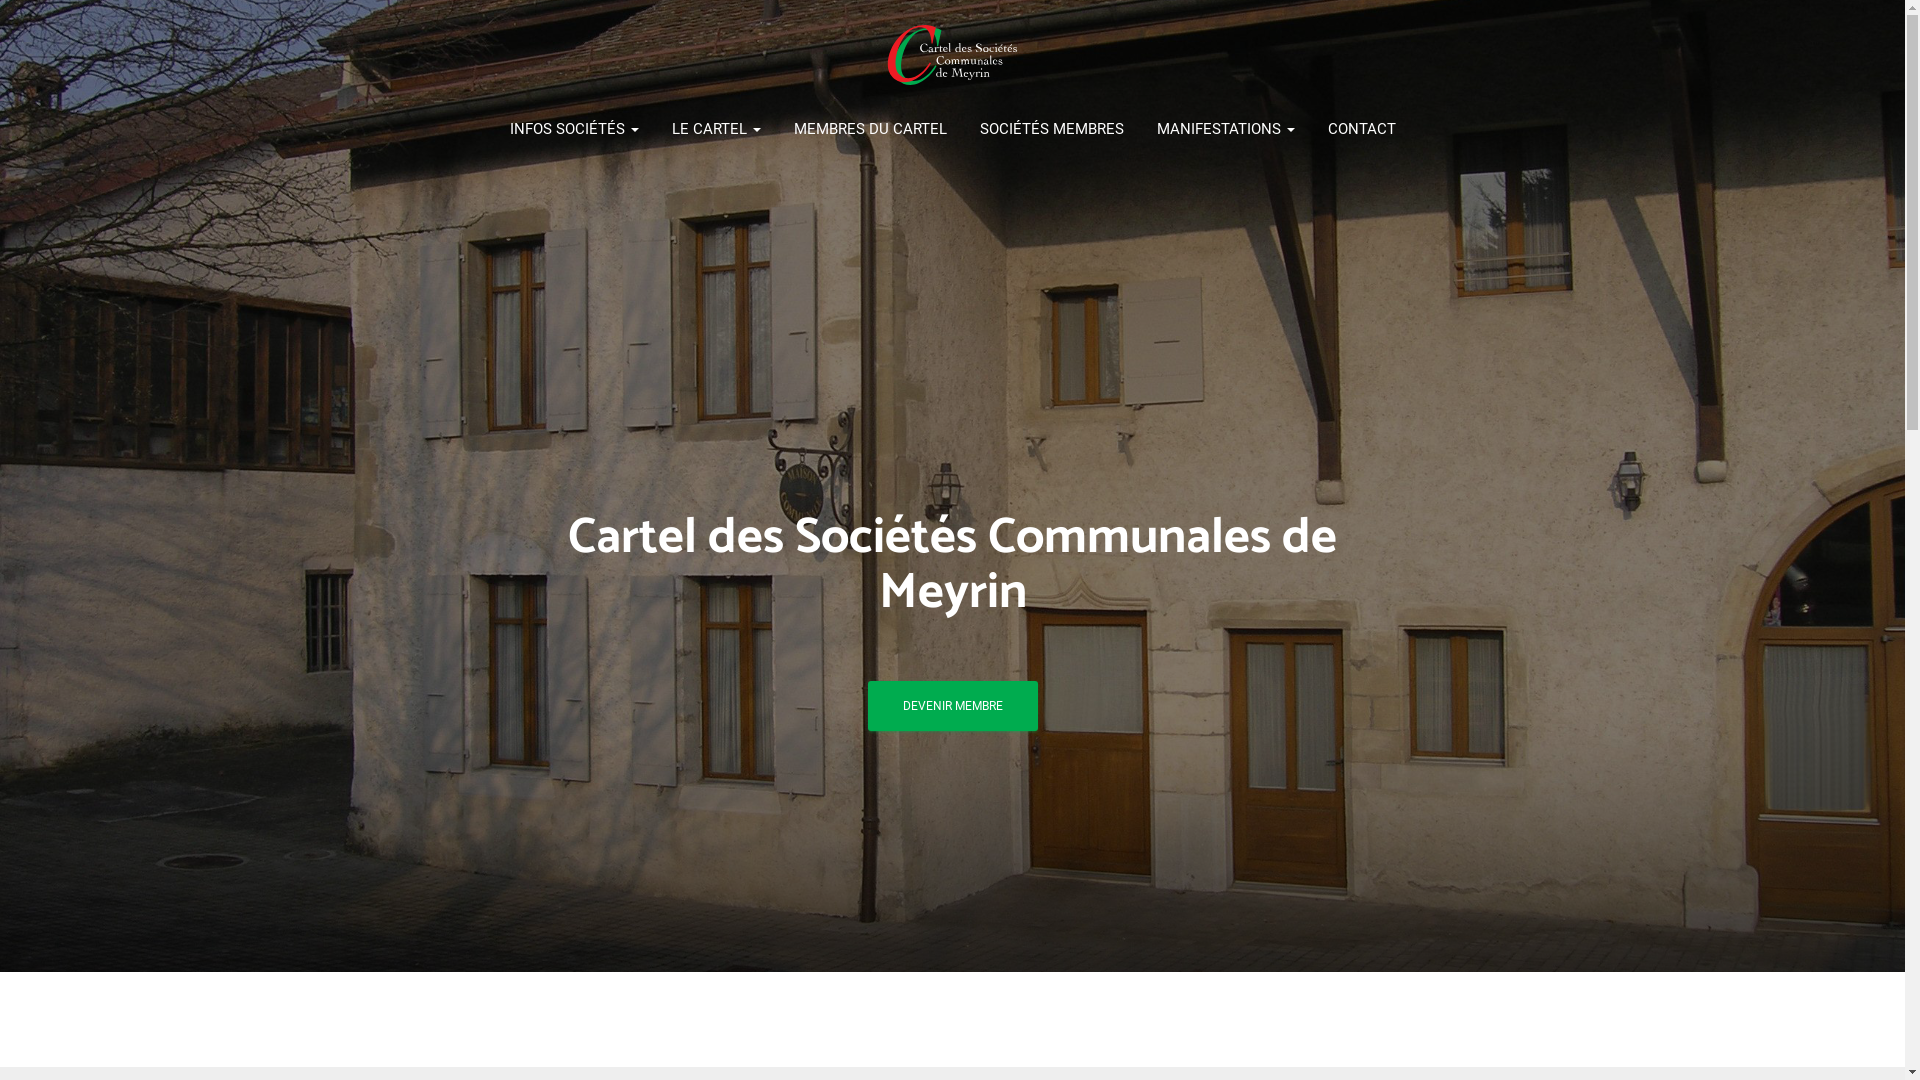 This screenshot has width=1920, height=1080. I want to click on 'CONTACT', so click(1360, 128).